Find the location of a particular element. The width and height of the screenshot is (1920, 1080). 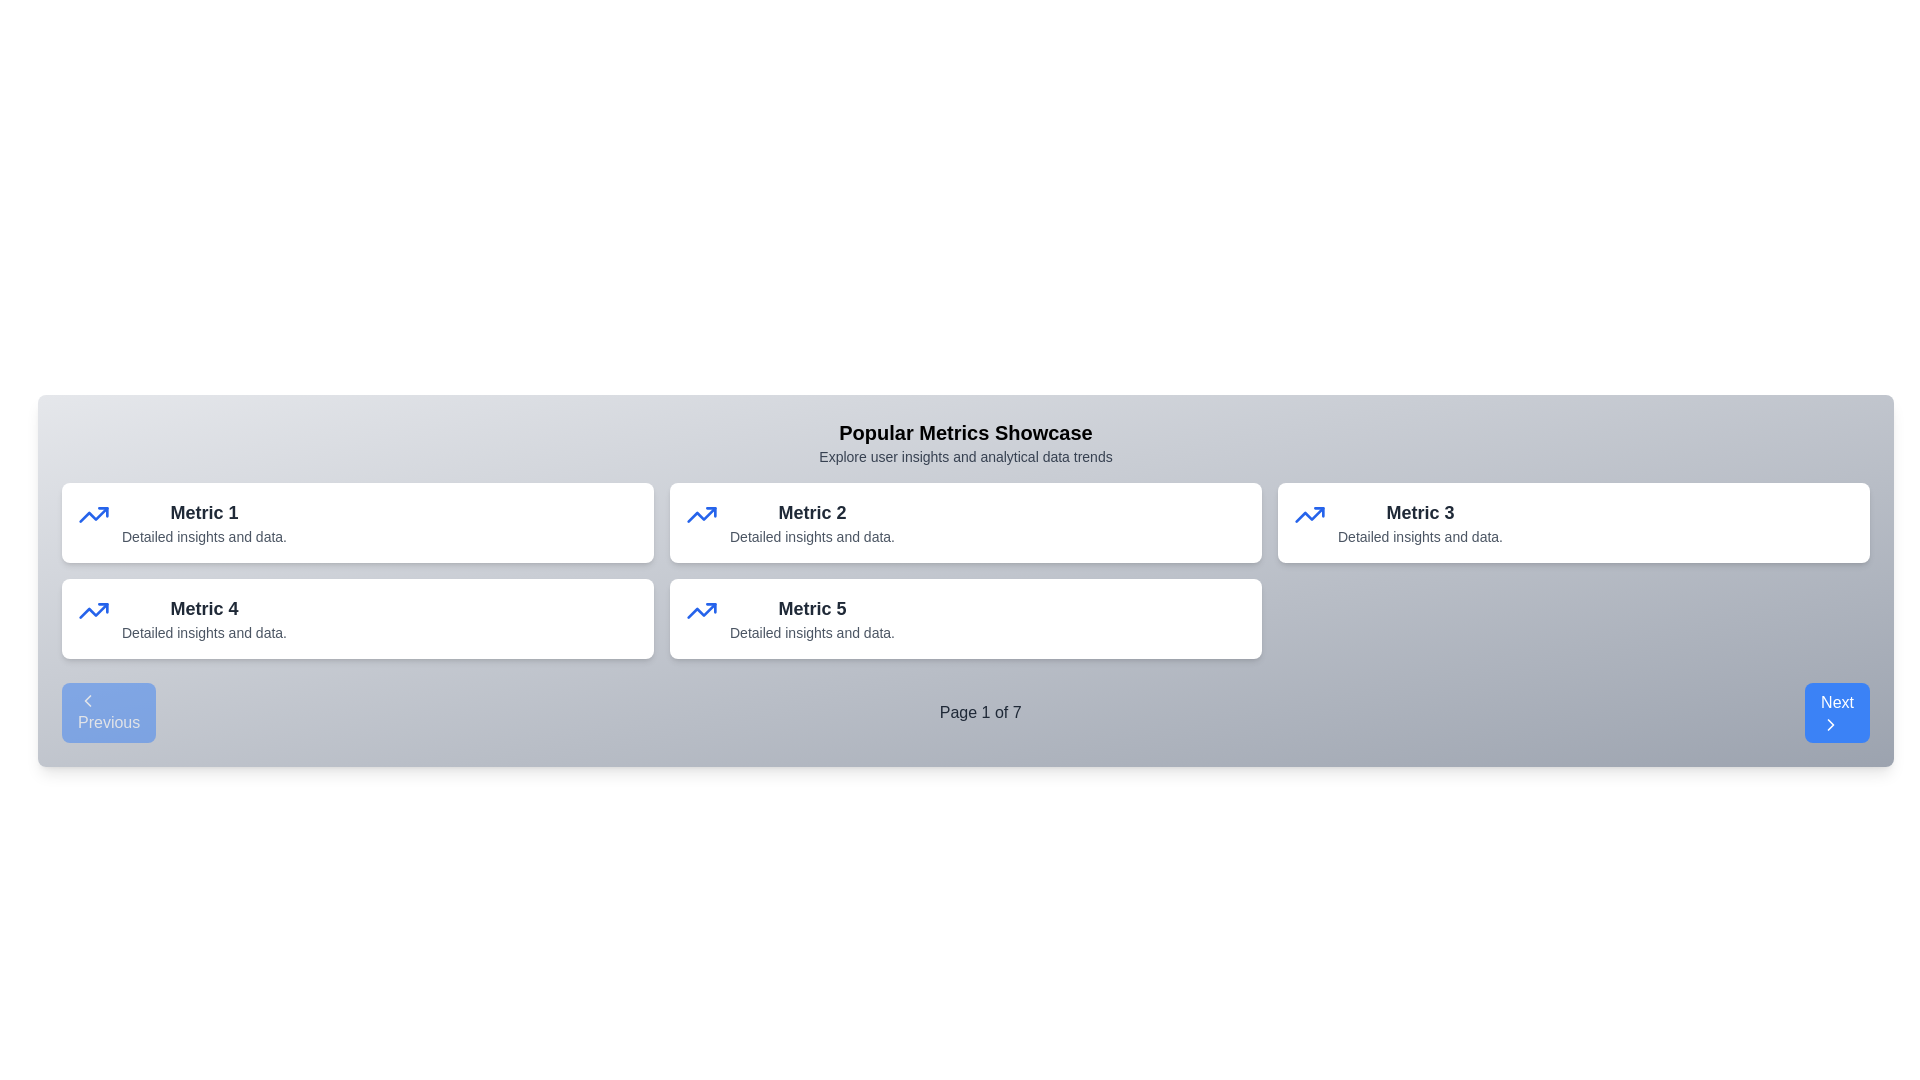

the Text label providing supplementary information for 'Metric 3', which is positioned below the main title in the third card of the grid layout is located at coordinates (1419, 535).